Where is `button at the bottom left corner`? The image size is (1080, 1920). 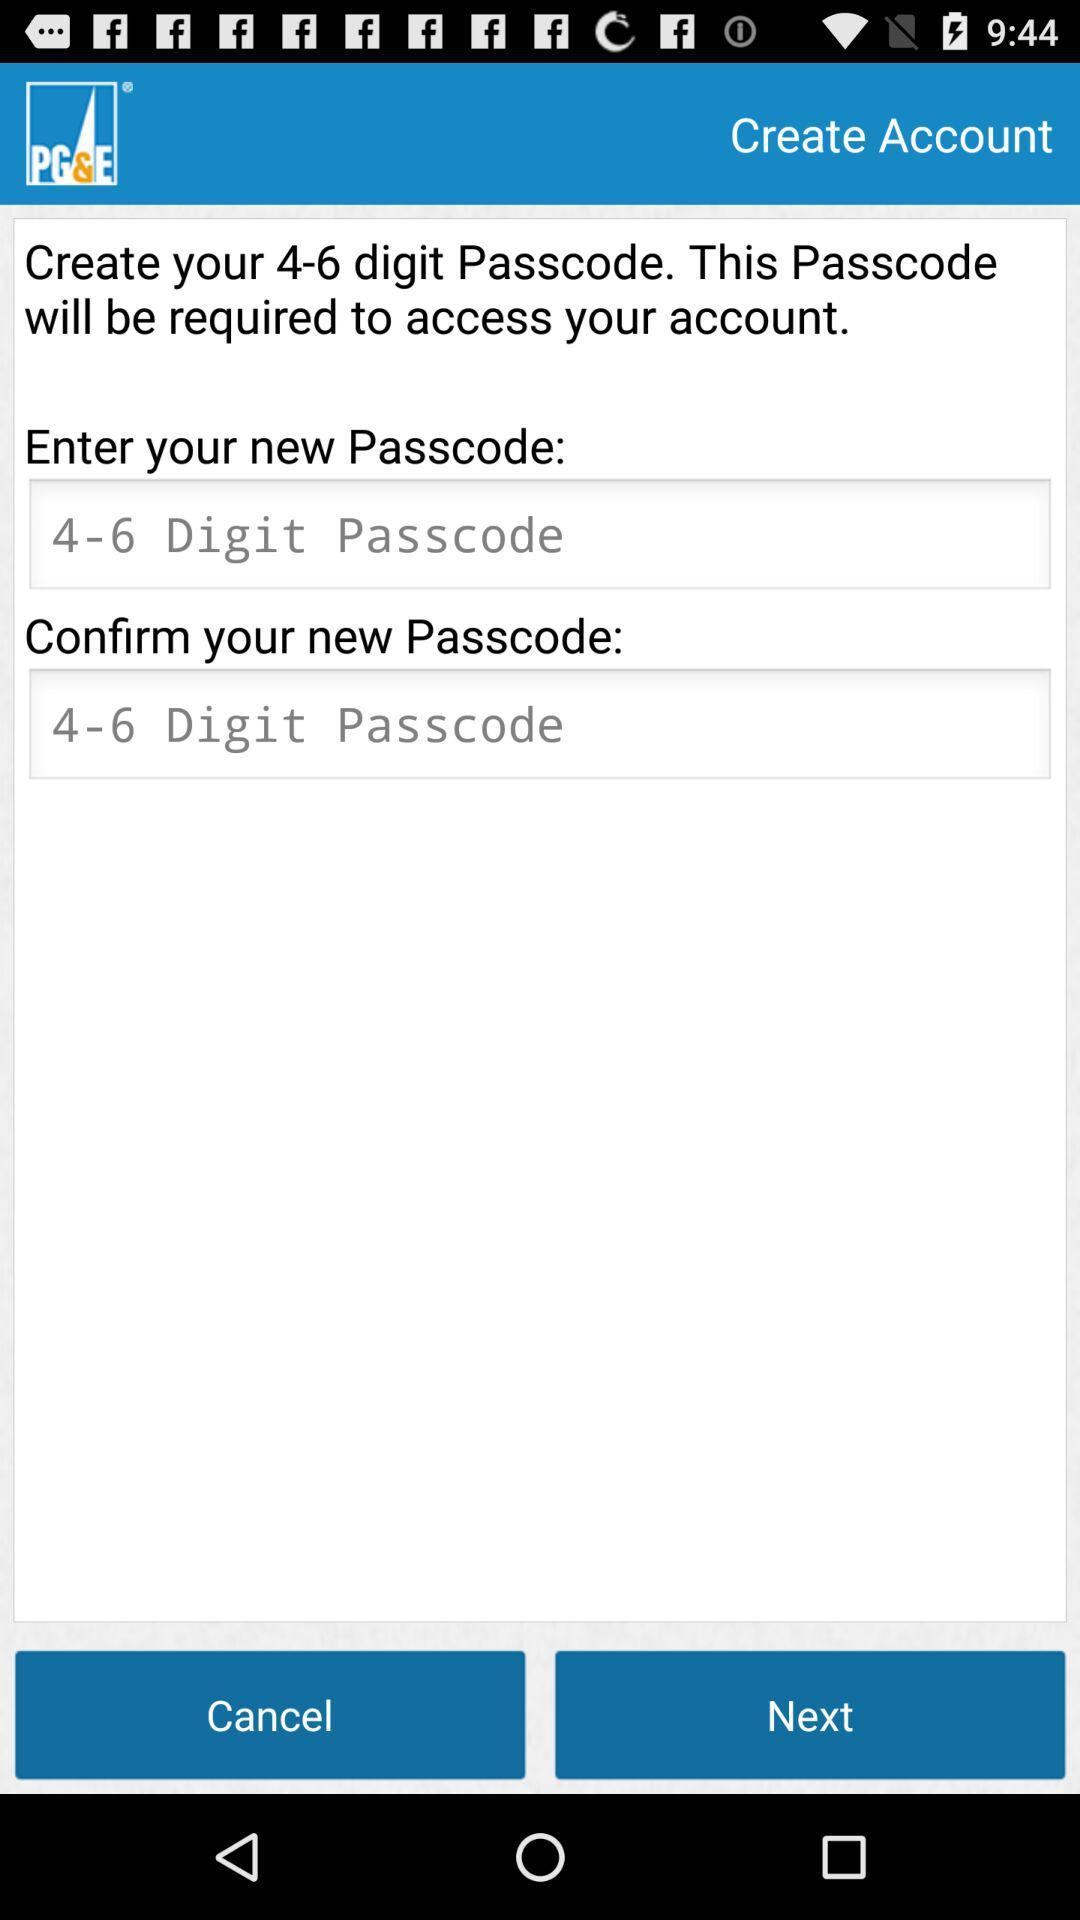 button at the bottom left corner is located at coordinates (270, 1713).